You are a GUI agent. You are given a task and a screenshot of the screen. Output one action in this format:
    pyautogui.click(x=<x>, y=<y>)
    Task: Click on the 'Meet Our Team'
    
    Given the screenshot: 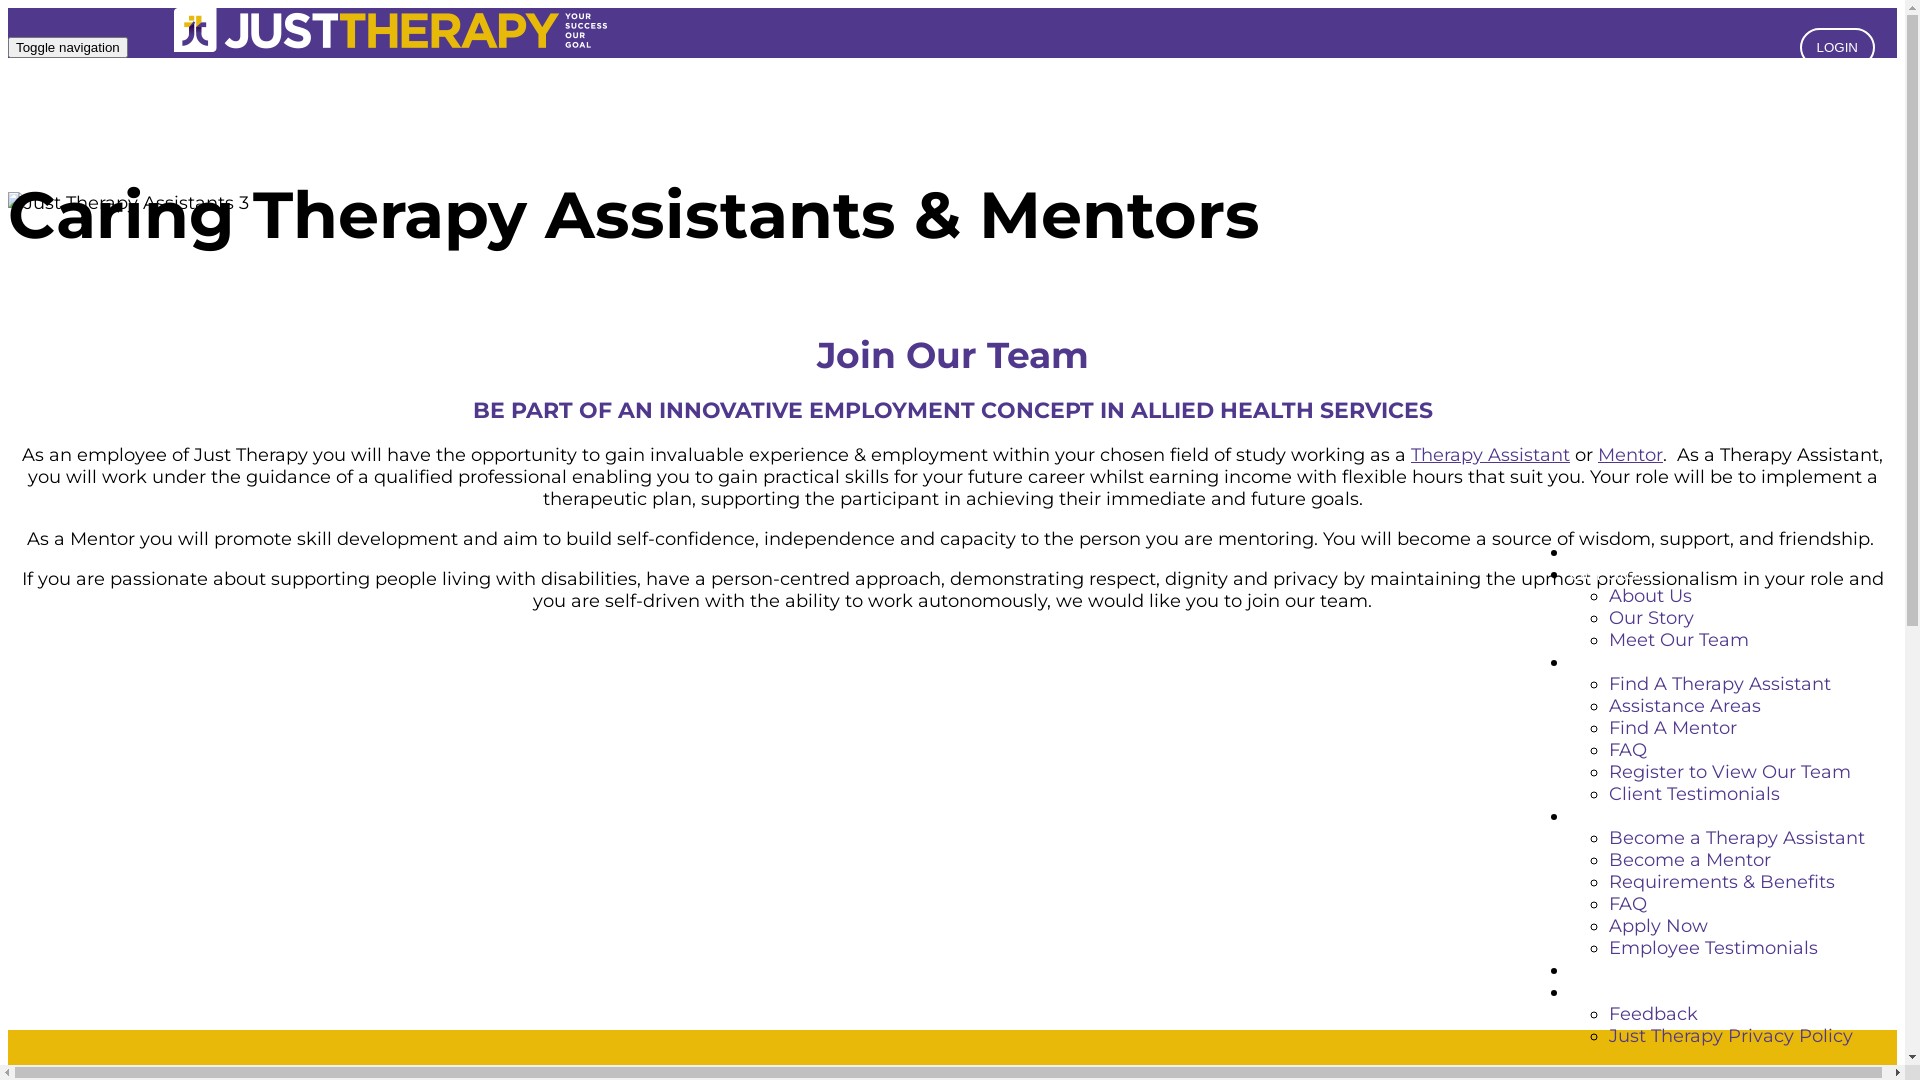 What is the action you would take?
    pyautogui.click(x=1679, y=640)
    